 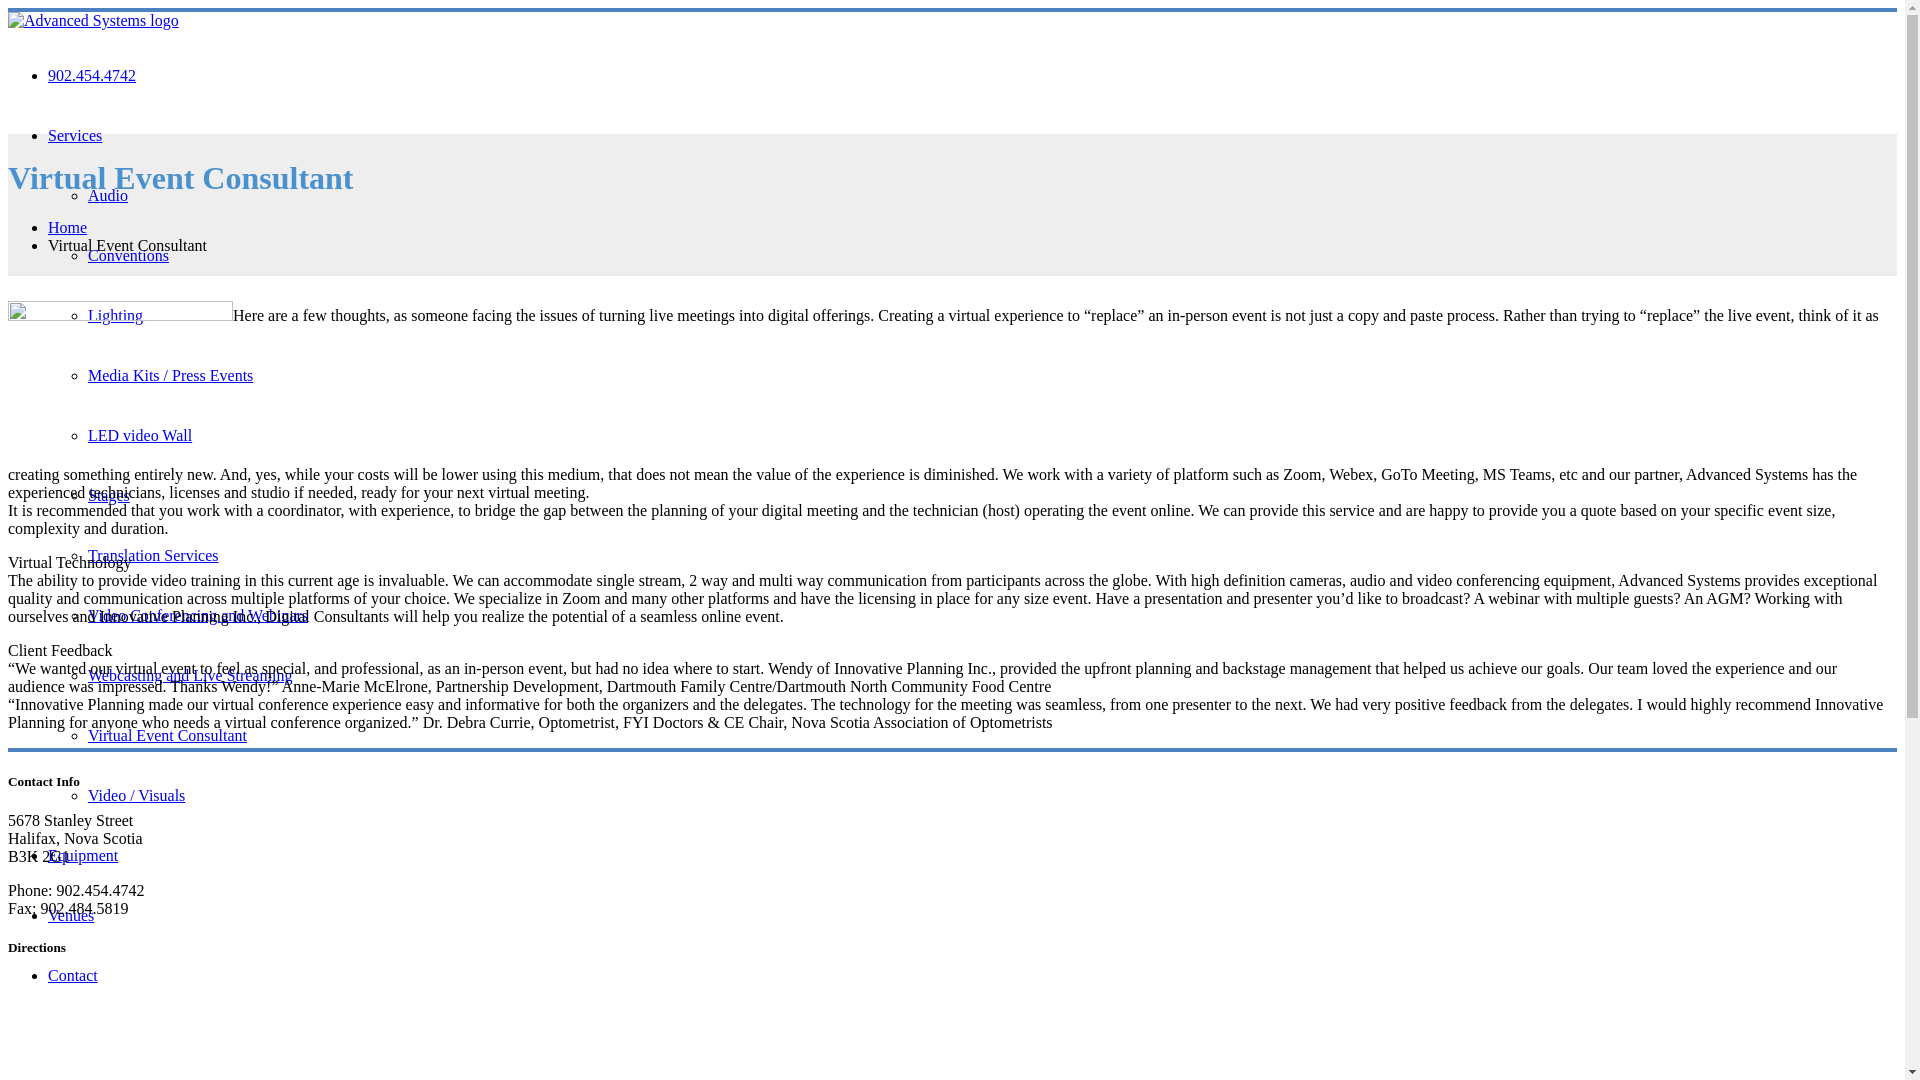 What do you see at coordinates (190, 675) in the screenshot?
I see `'Webcasting and Live Streaming'` at bounding box center [190, 675].